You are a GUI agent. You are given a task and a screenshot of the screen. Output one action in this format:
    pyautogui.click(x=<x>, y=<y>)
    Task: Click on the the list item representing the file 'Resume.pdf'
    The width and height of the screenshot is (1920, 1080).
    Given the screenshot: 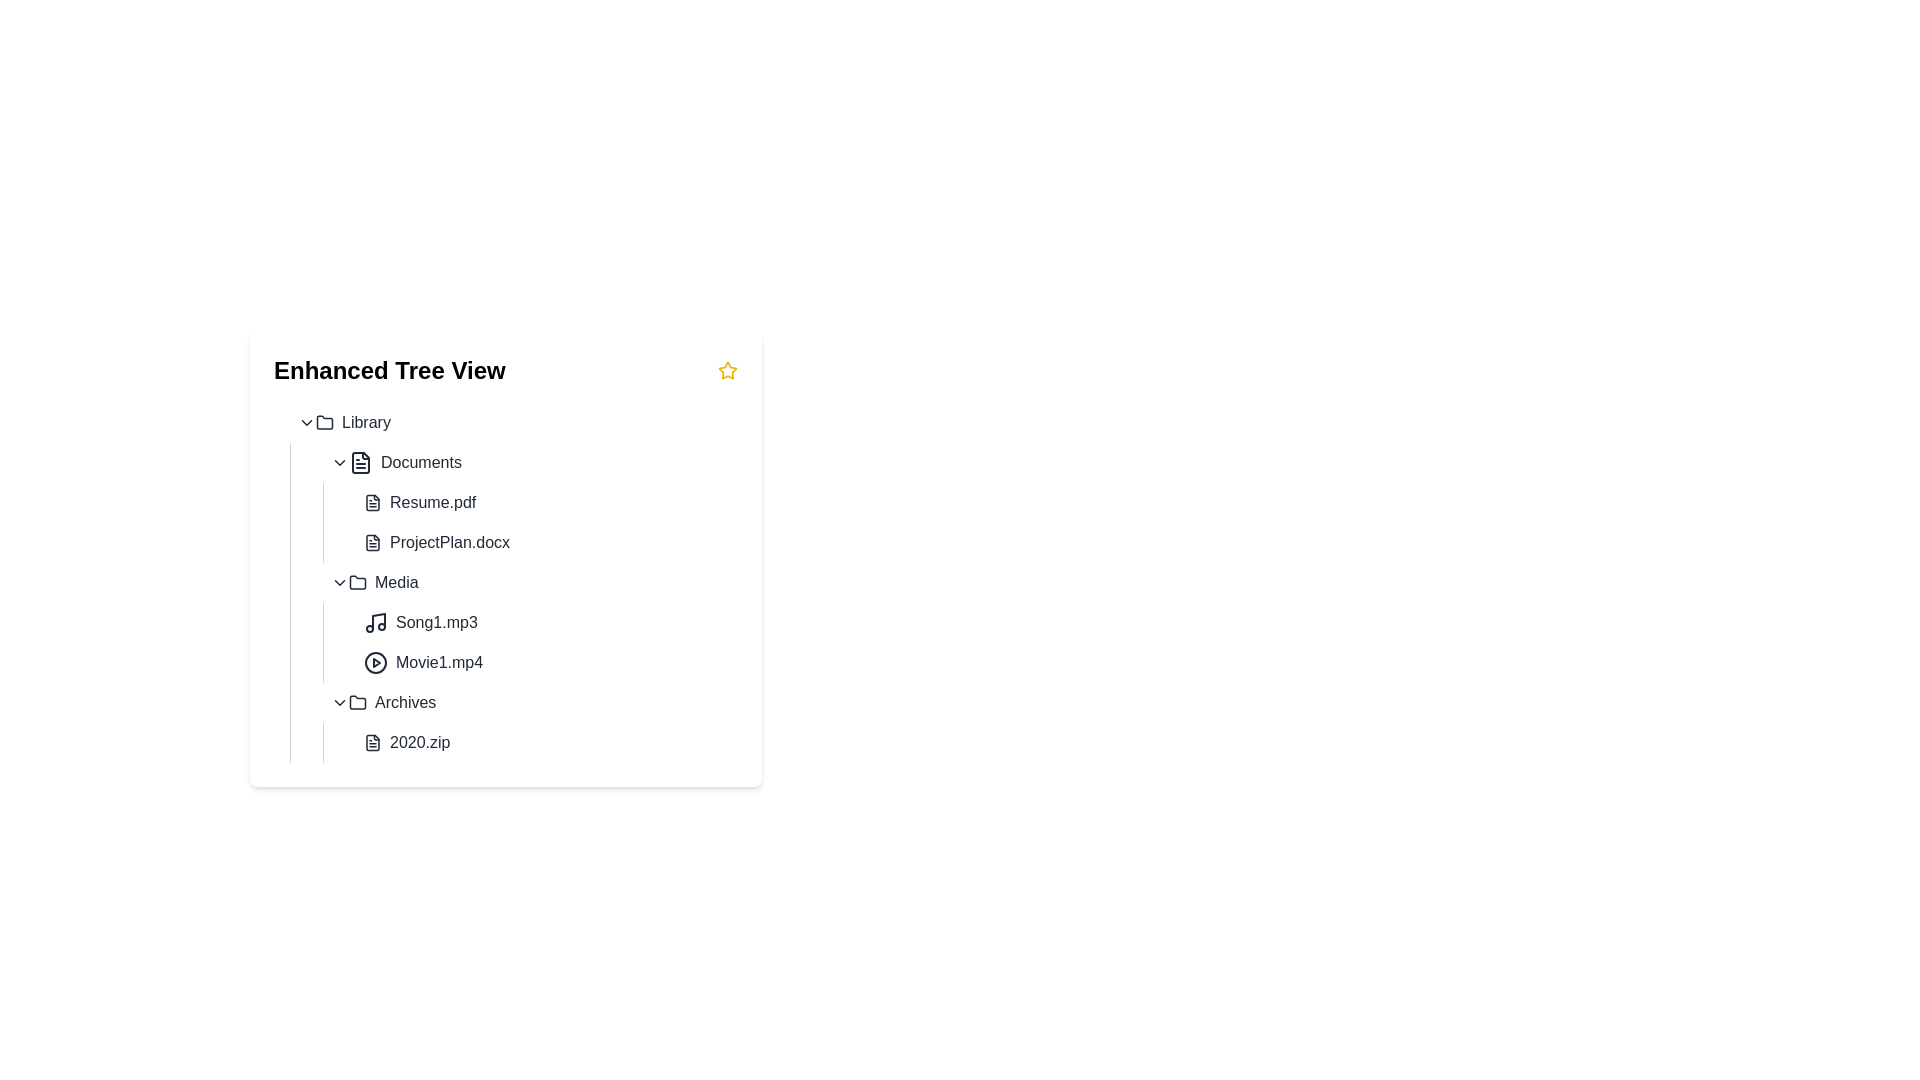 What is the action you would take?
    pyautogui.click(x=547, y=501)
    